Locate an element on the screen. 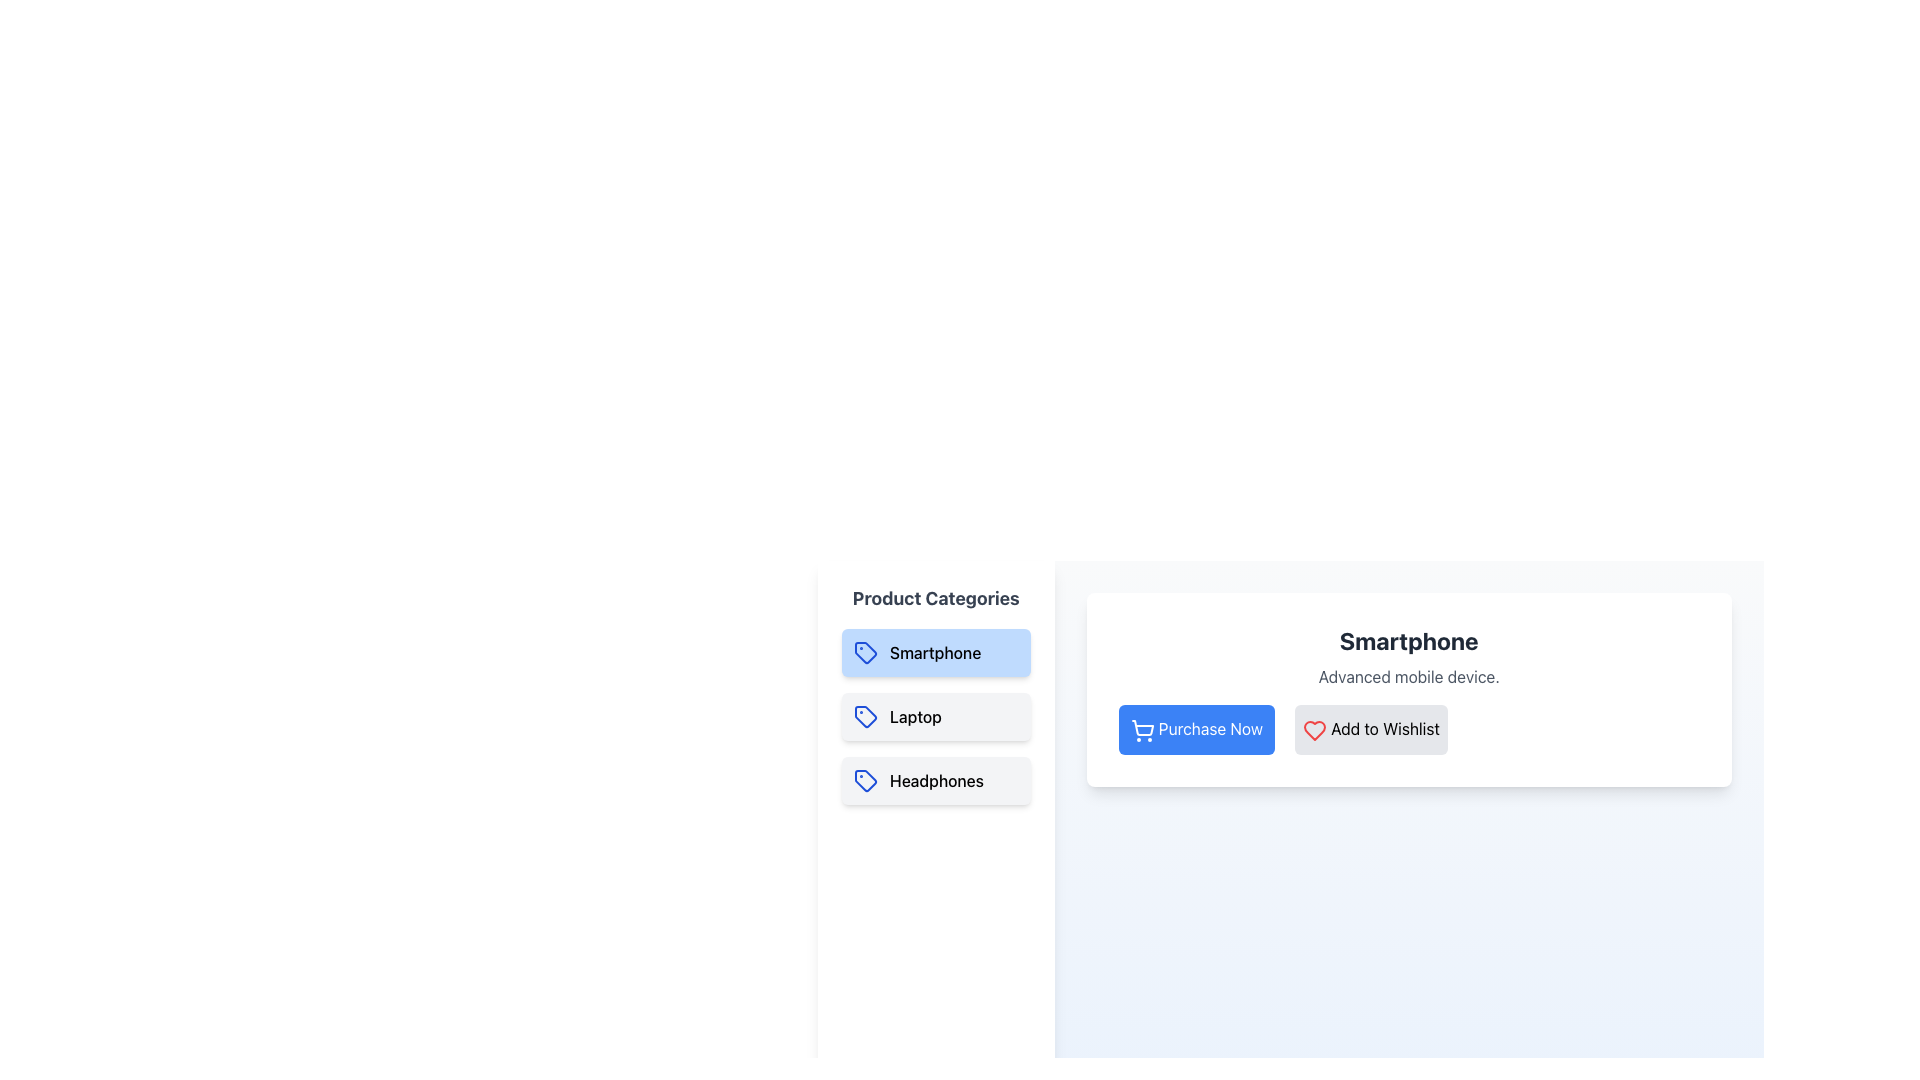 The width and height of the screenshot is (1920, 1080). the 'Purchase Now' button, which features a shopping cart icon on its left side is located at coordinates (1142, 727).